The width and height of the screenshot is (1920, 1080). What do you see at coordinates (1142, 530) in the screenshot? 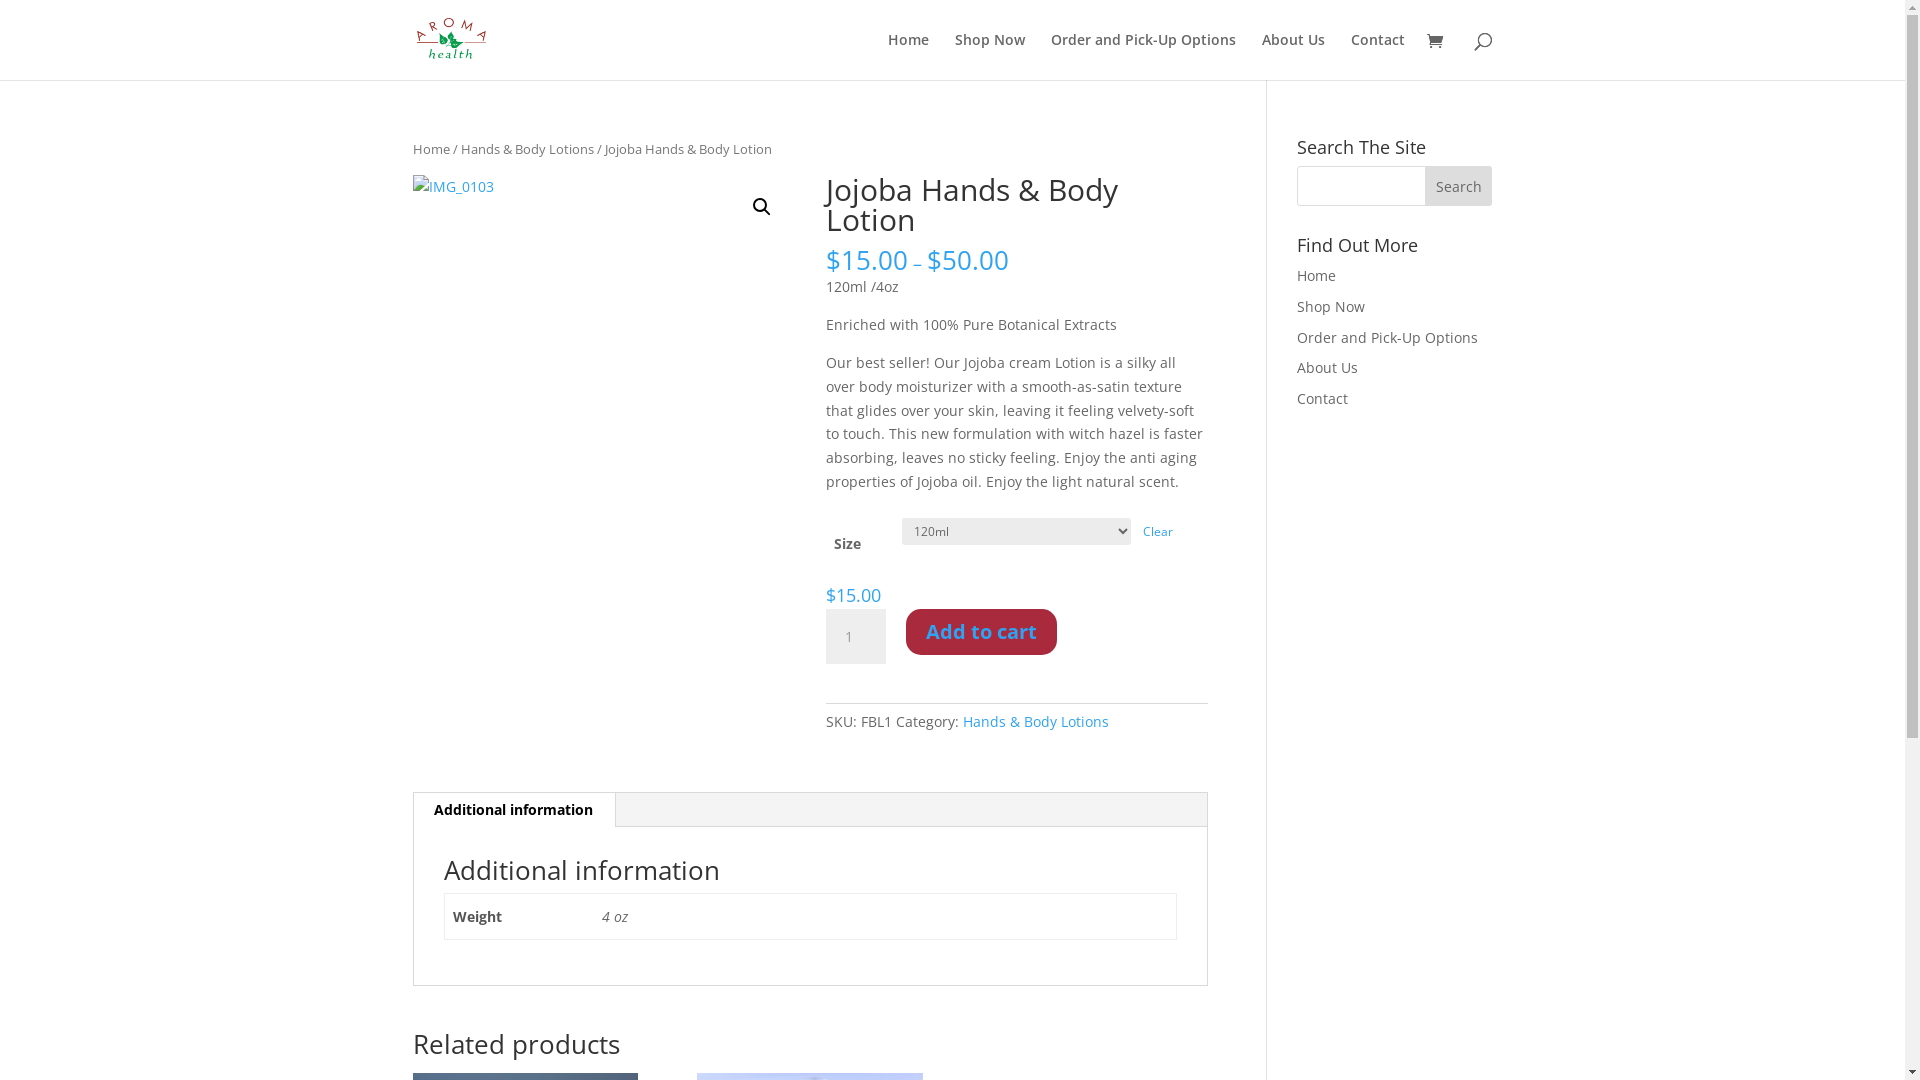
I see `'Clear'` at bounding box center [1142, 530].